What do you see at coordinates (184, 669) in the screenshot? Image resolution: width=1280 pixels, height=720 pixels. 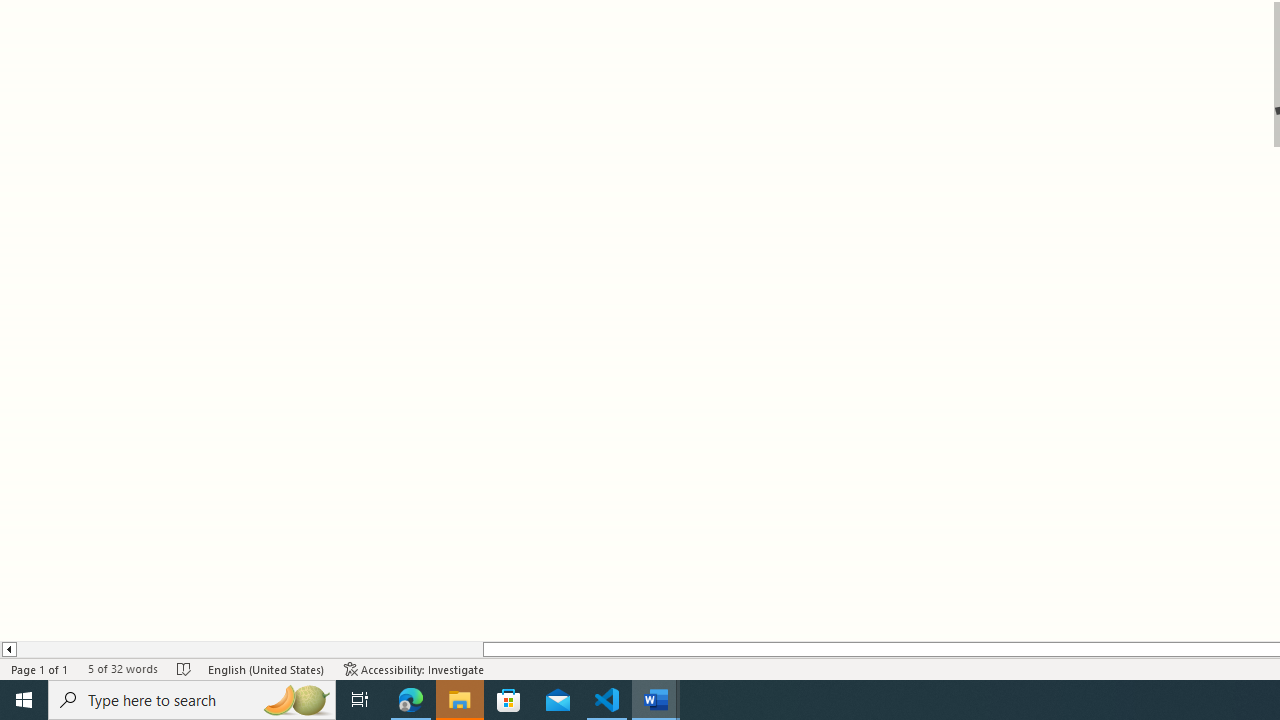 I see `'Spelling and Grammar Check No Errors'` at bounding box center [184, 669].